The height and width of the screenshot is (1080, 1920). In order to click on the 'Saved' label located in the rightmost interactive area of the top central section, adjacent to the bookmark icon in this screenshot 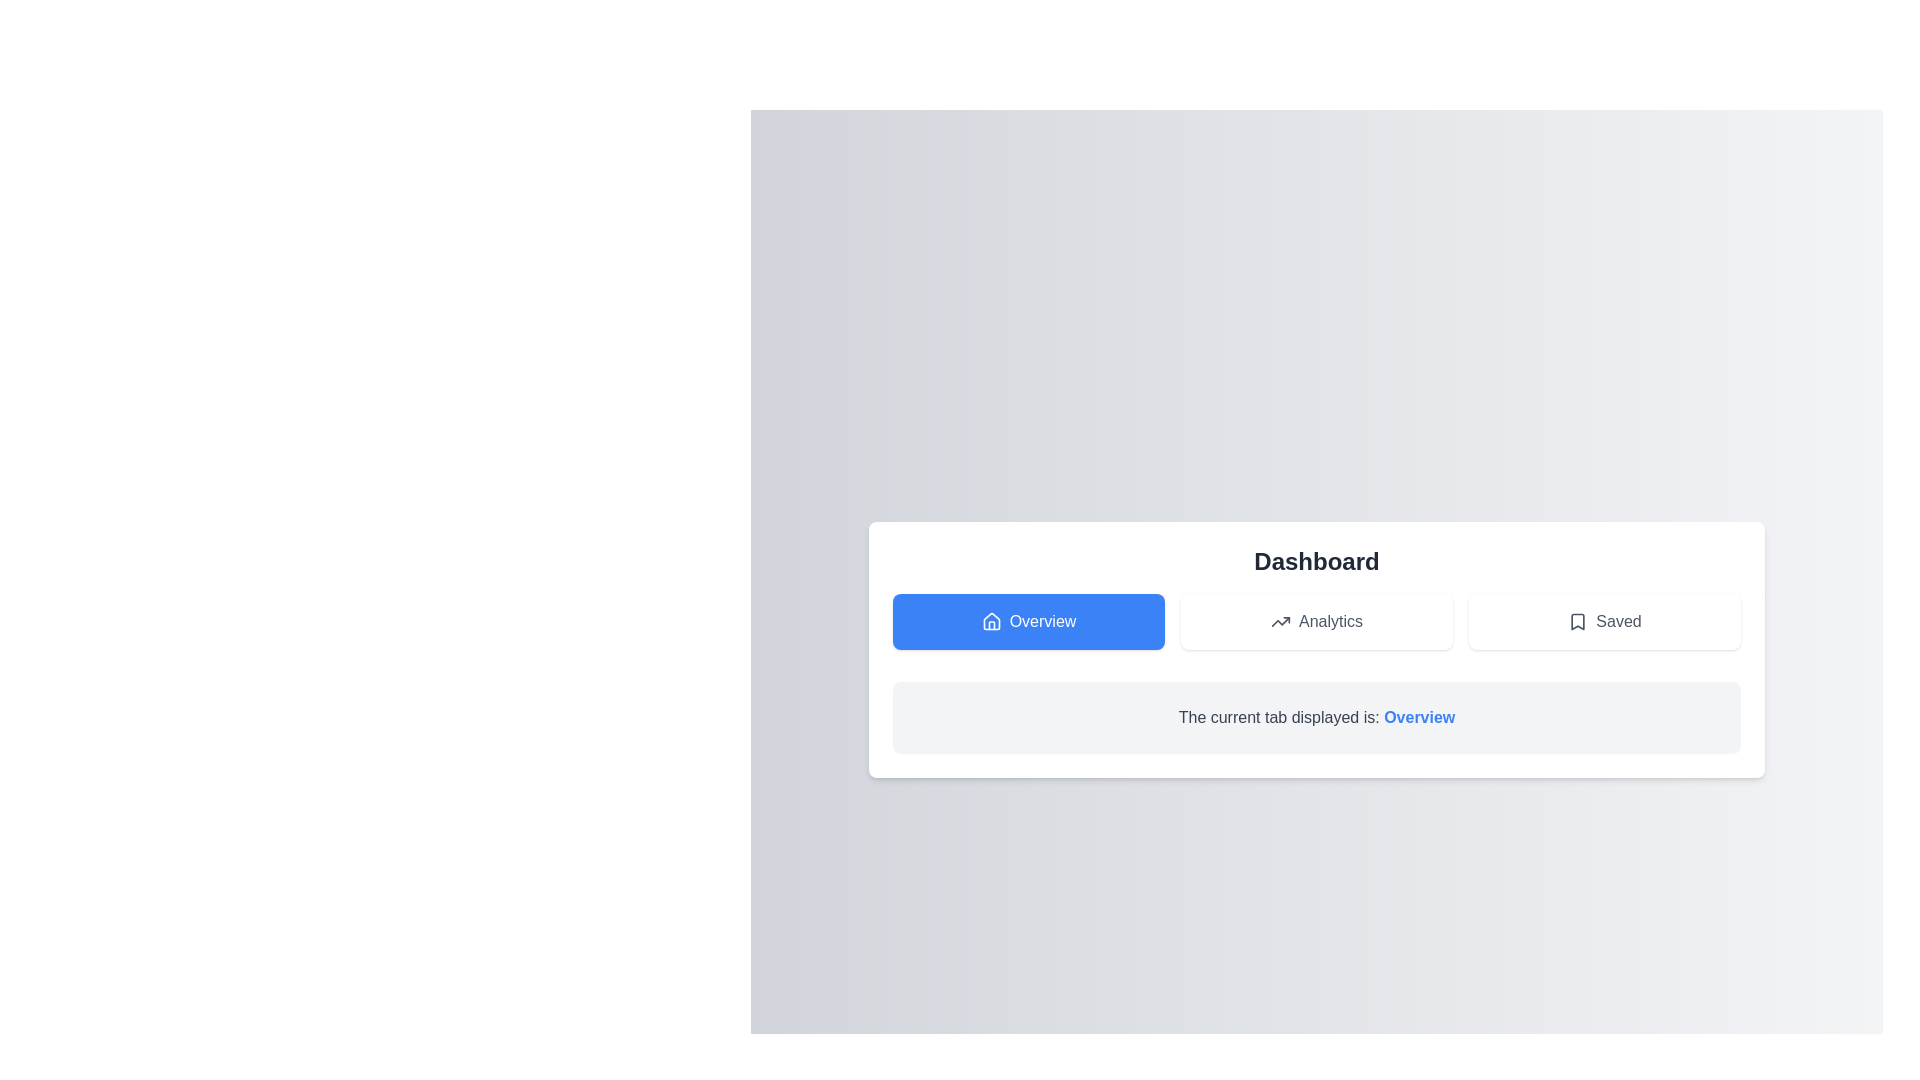, I will do `click(1618, 620)`.